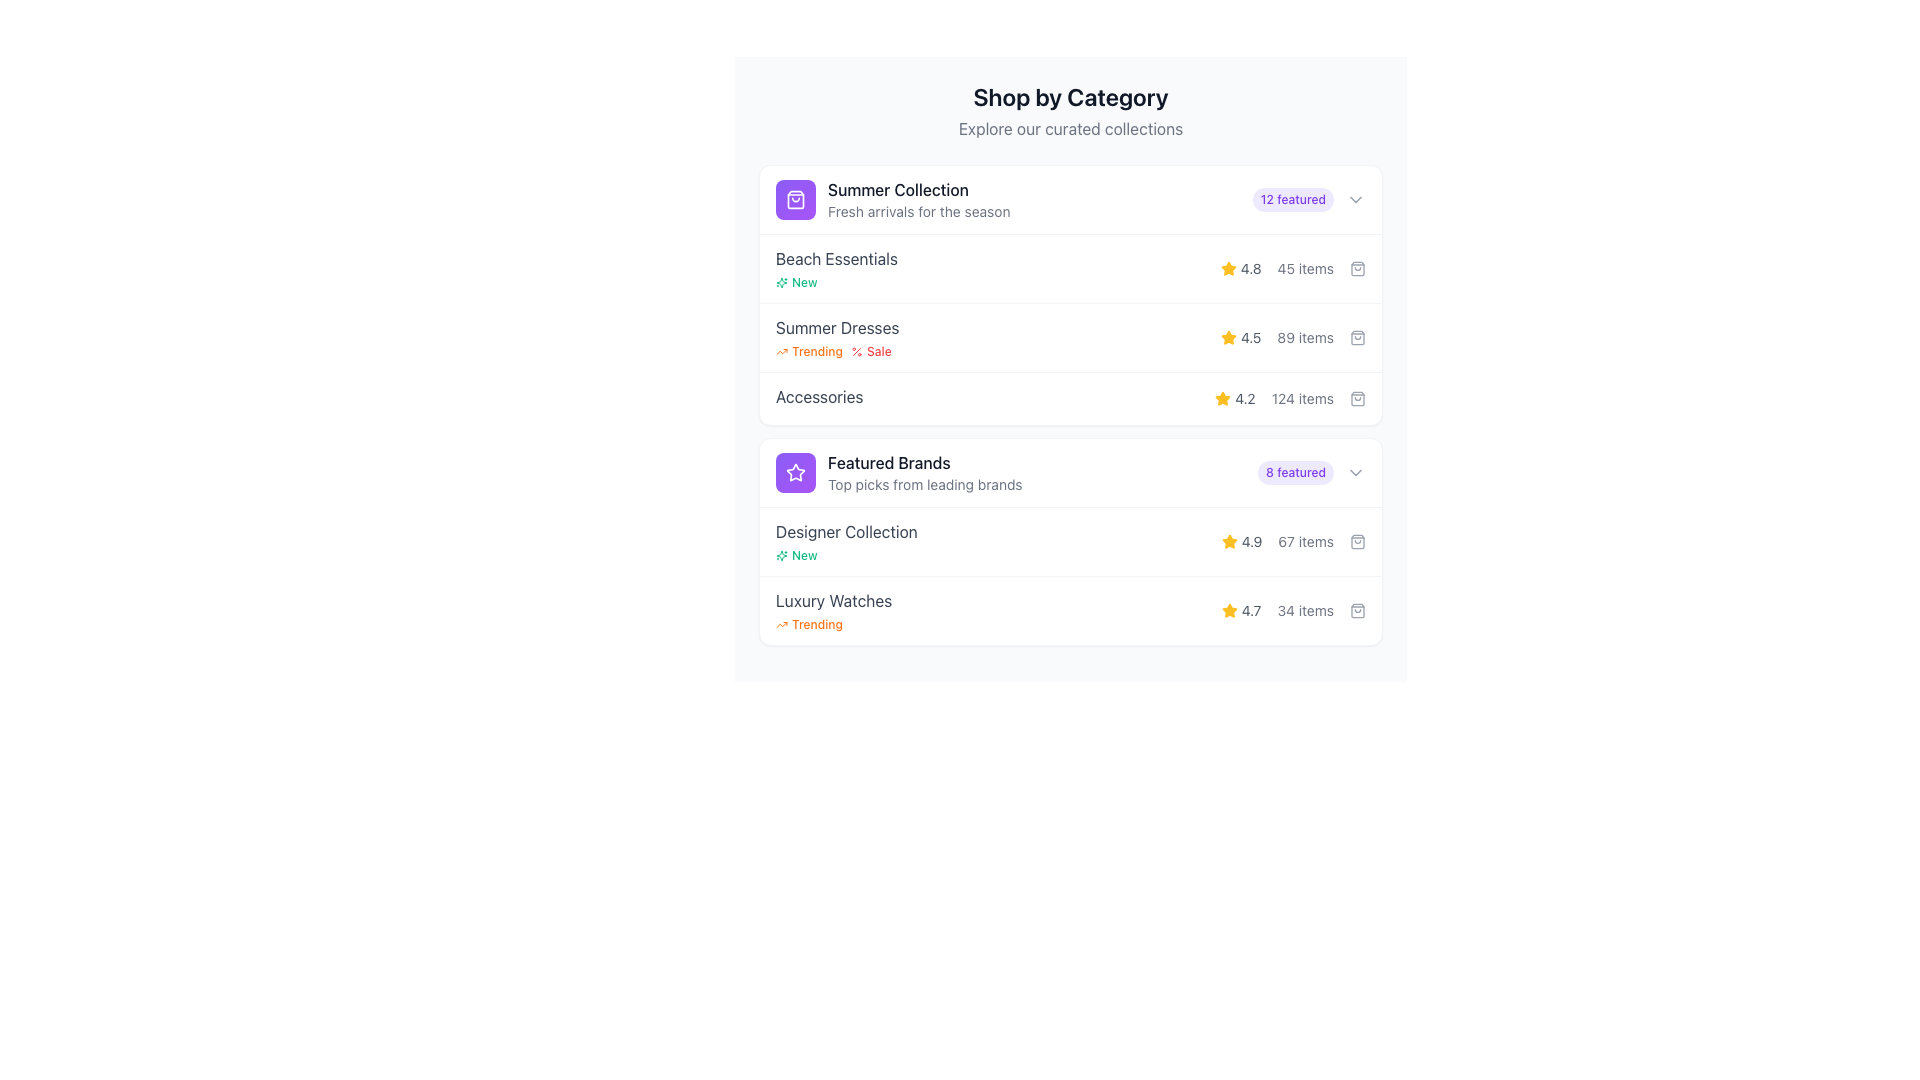  I want to click on the orange 'Trending' label, which is located to the left of the red 'Sale' label under the 'Summer Dresses' category, so click(809, 350).